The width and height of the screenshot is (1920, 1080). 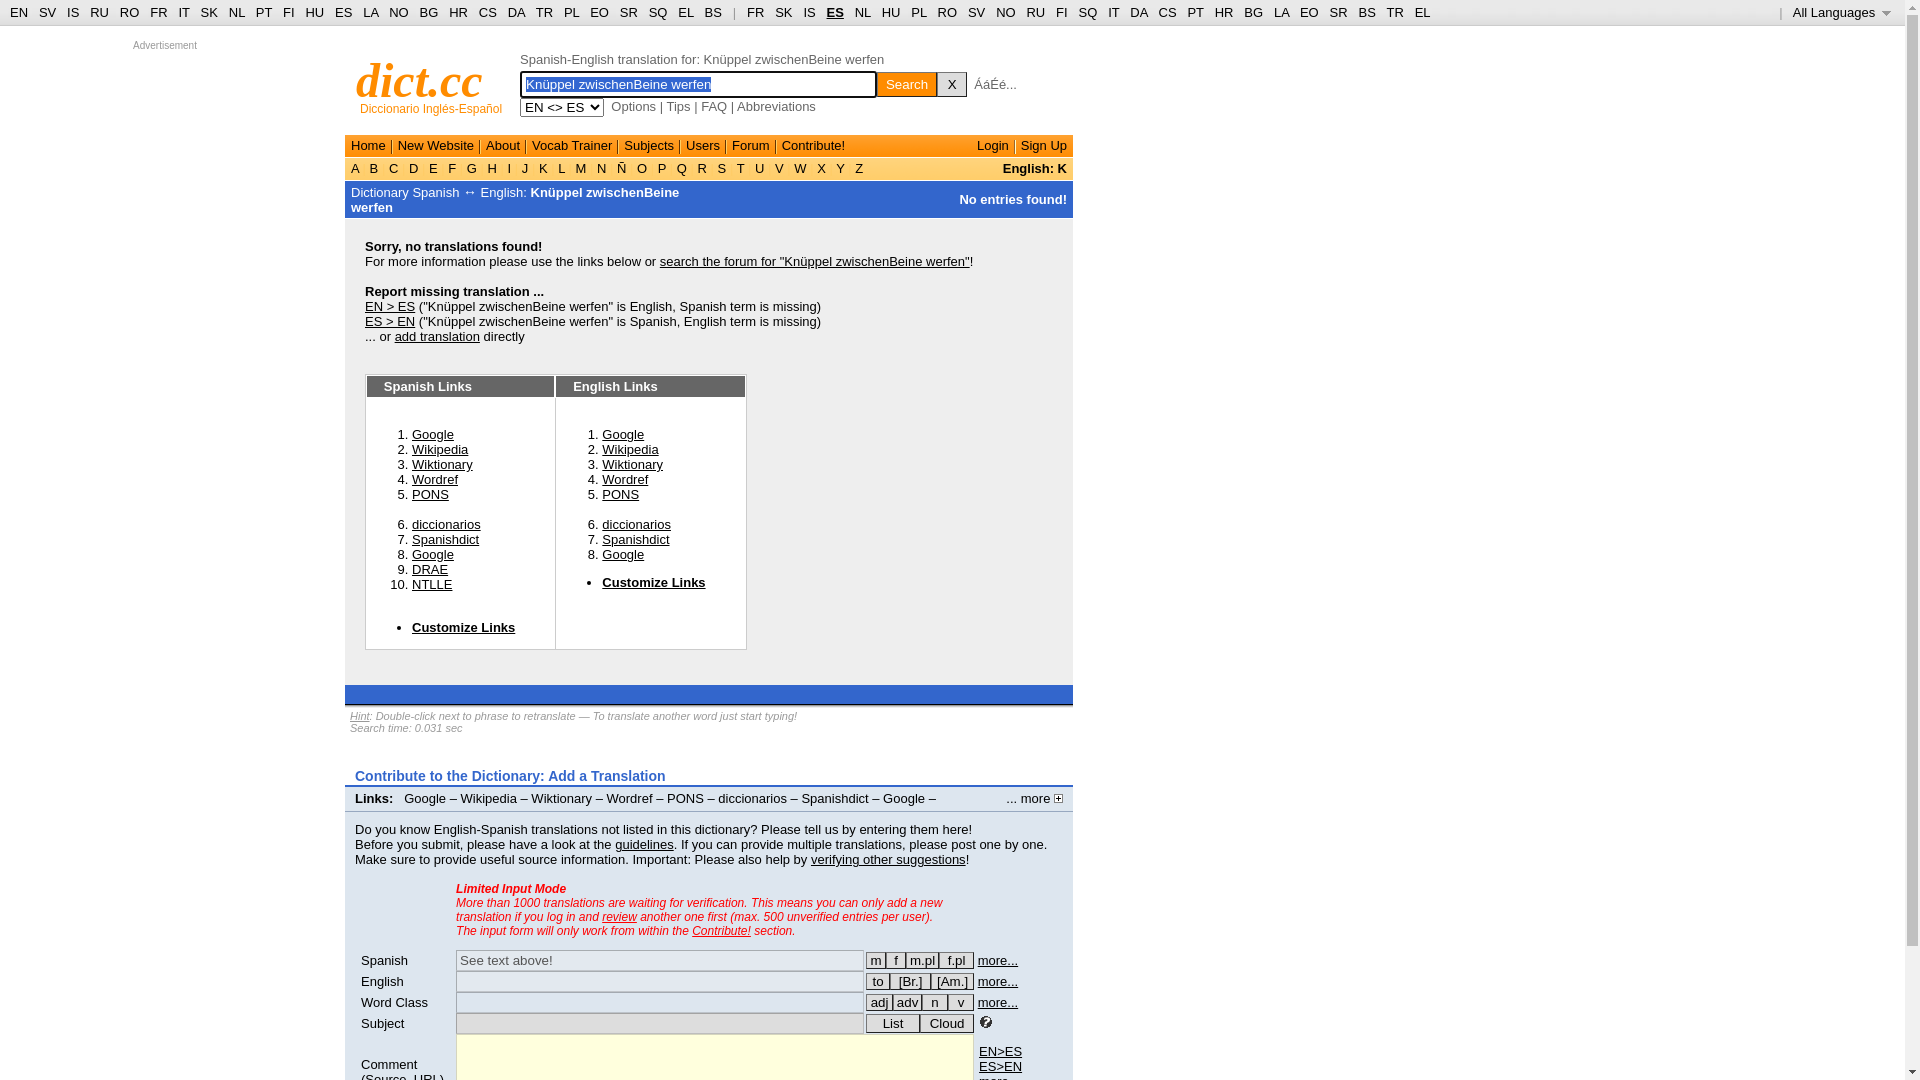 I want to click on 'H', so click(x=492, y=167).